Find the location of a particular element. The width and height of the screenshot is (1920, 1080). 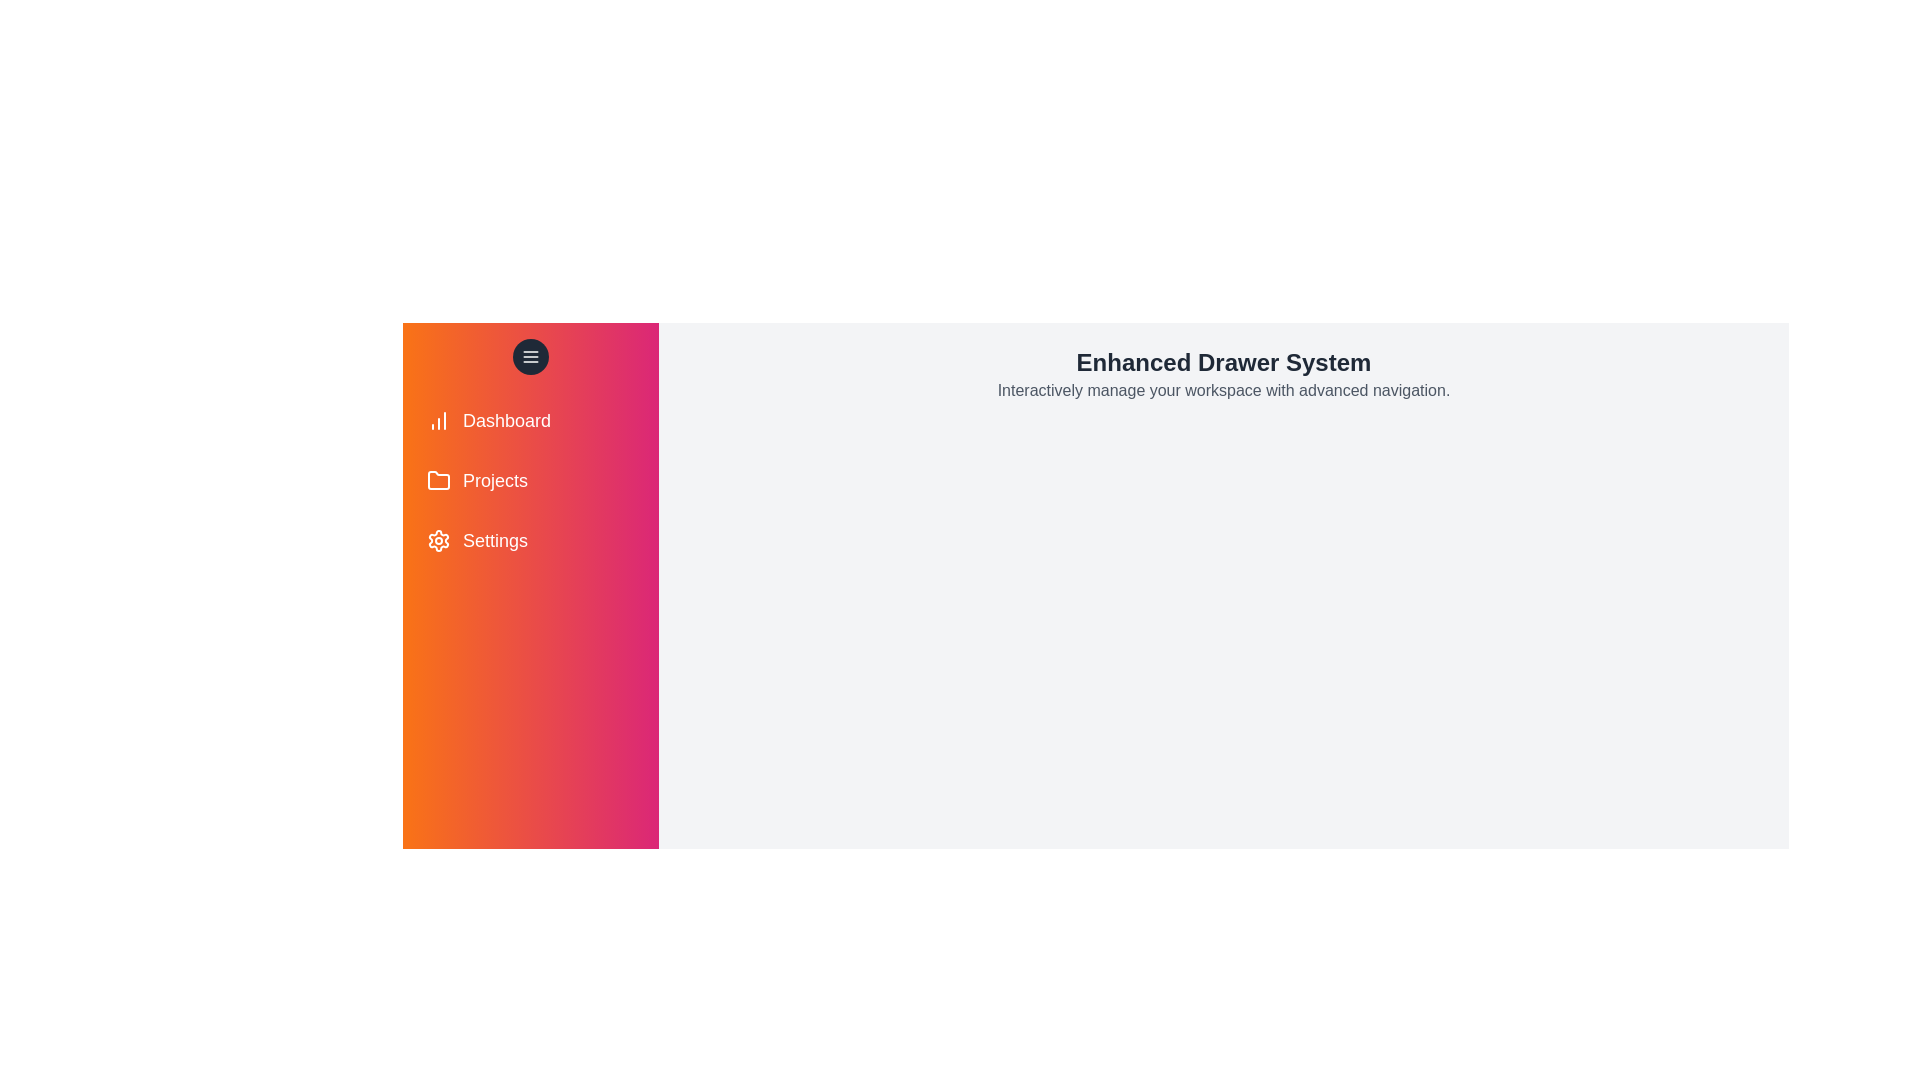

the menu item Projects from the drawer is located at coordinates (531, 481).